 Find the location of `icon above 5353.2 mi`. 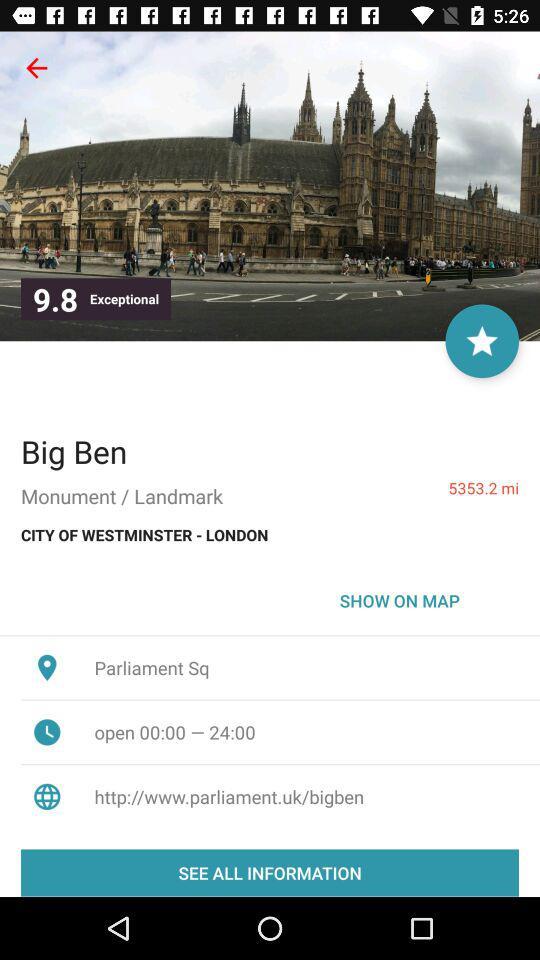

icon above 5353.2 mi is located at coordinates (481, 341).